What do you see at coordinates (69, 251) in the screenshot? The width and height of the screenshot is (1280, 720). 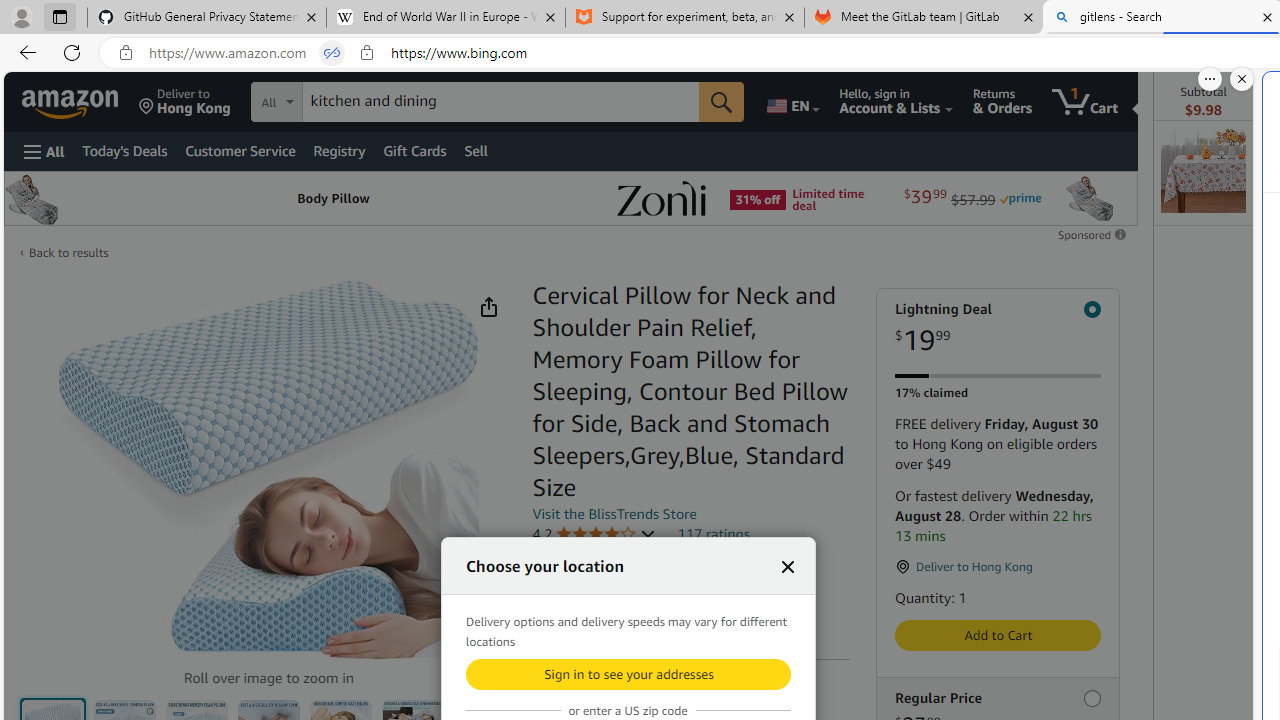 I see `'Back to results'` at bounding box center [69, 251].